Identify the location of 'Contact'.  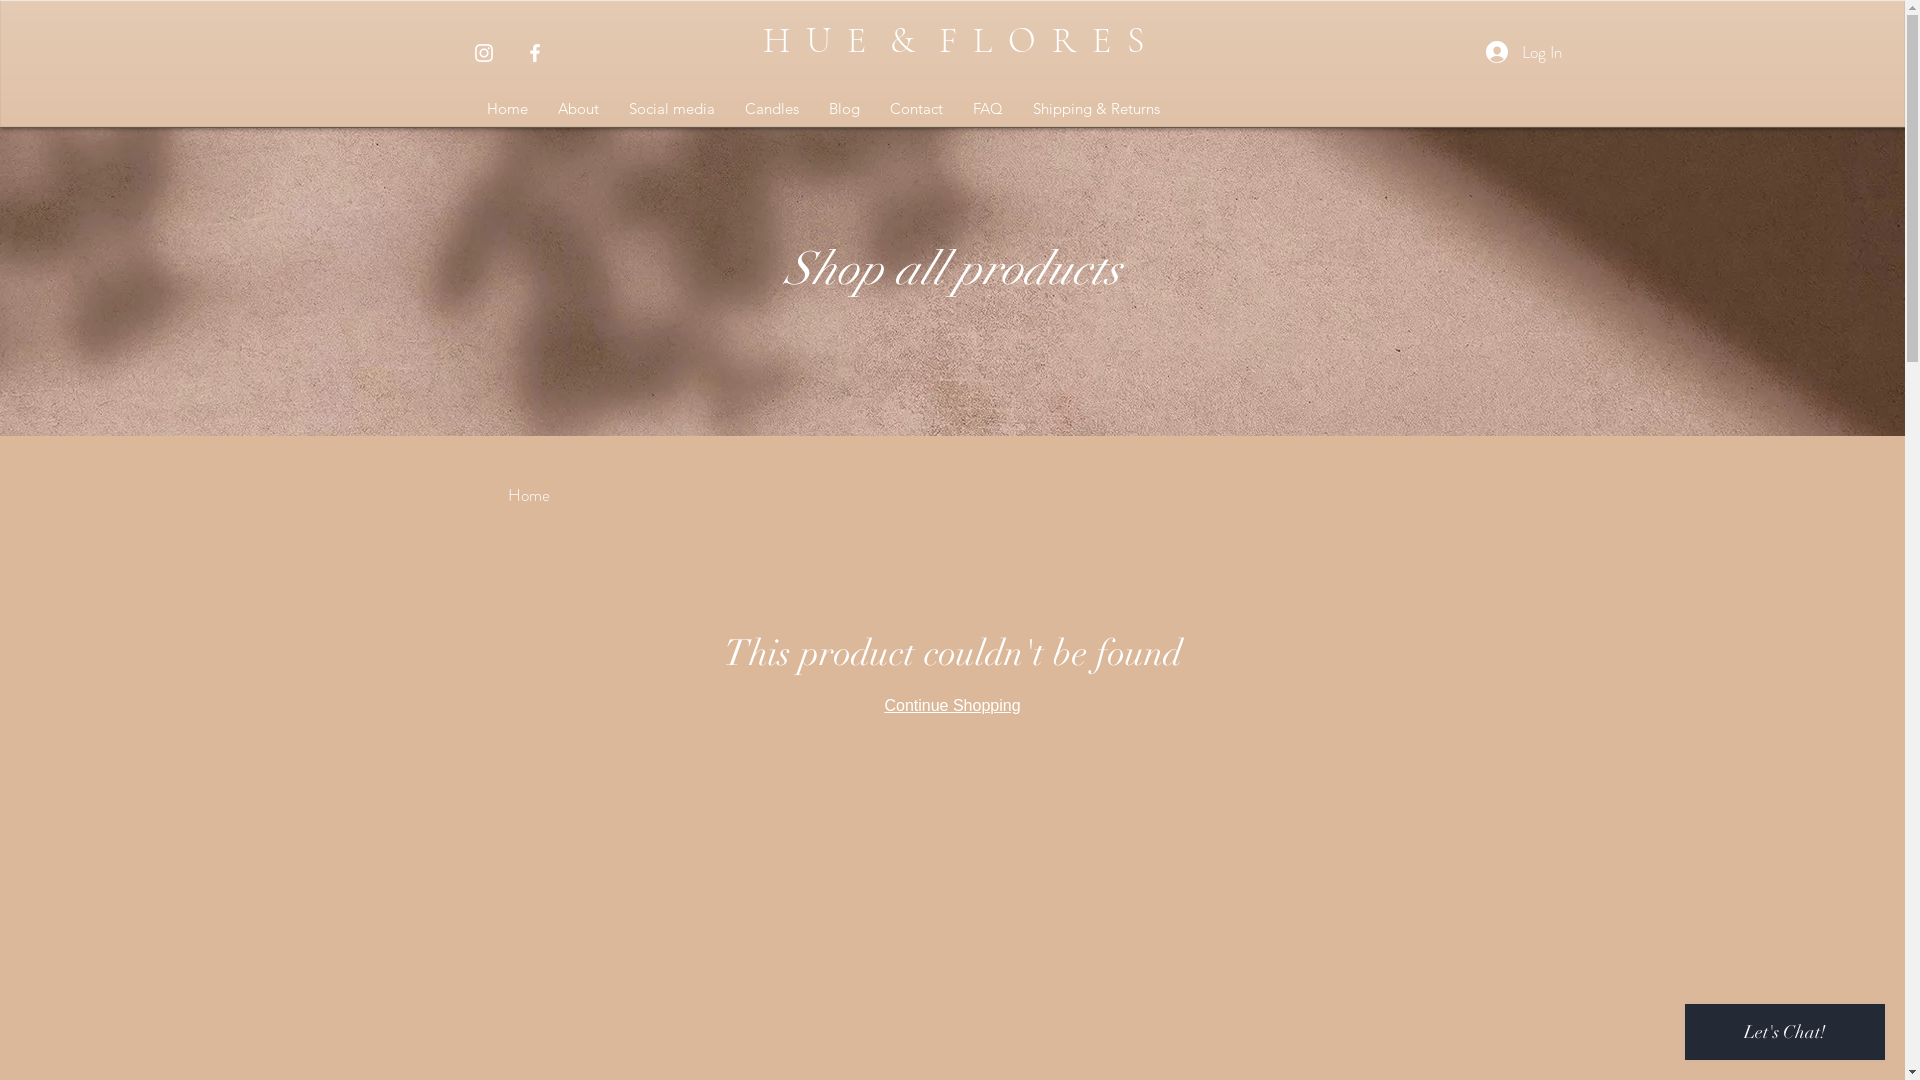
(914, 108).